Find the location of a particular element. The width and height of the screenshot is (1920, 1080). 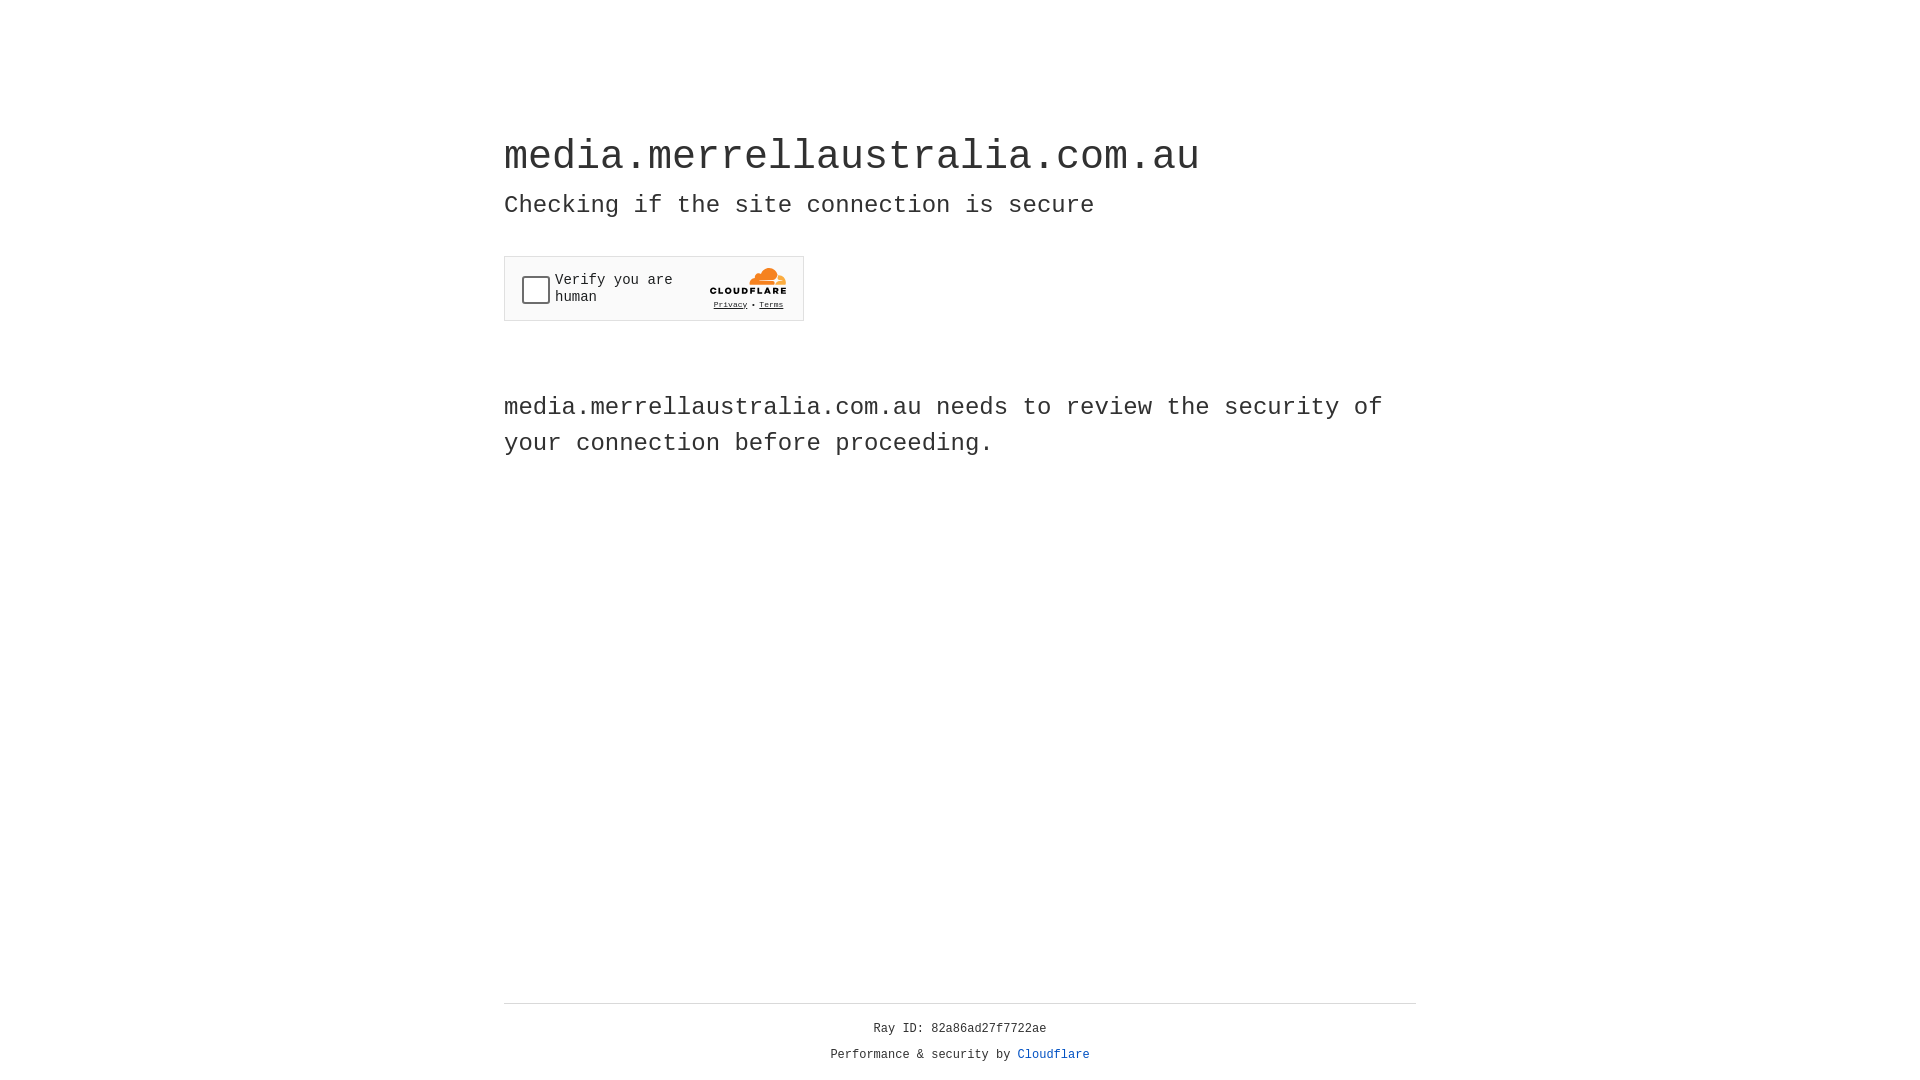

'Widget containing a Cloudflare security challenge' is located at coordinates (653, 288).